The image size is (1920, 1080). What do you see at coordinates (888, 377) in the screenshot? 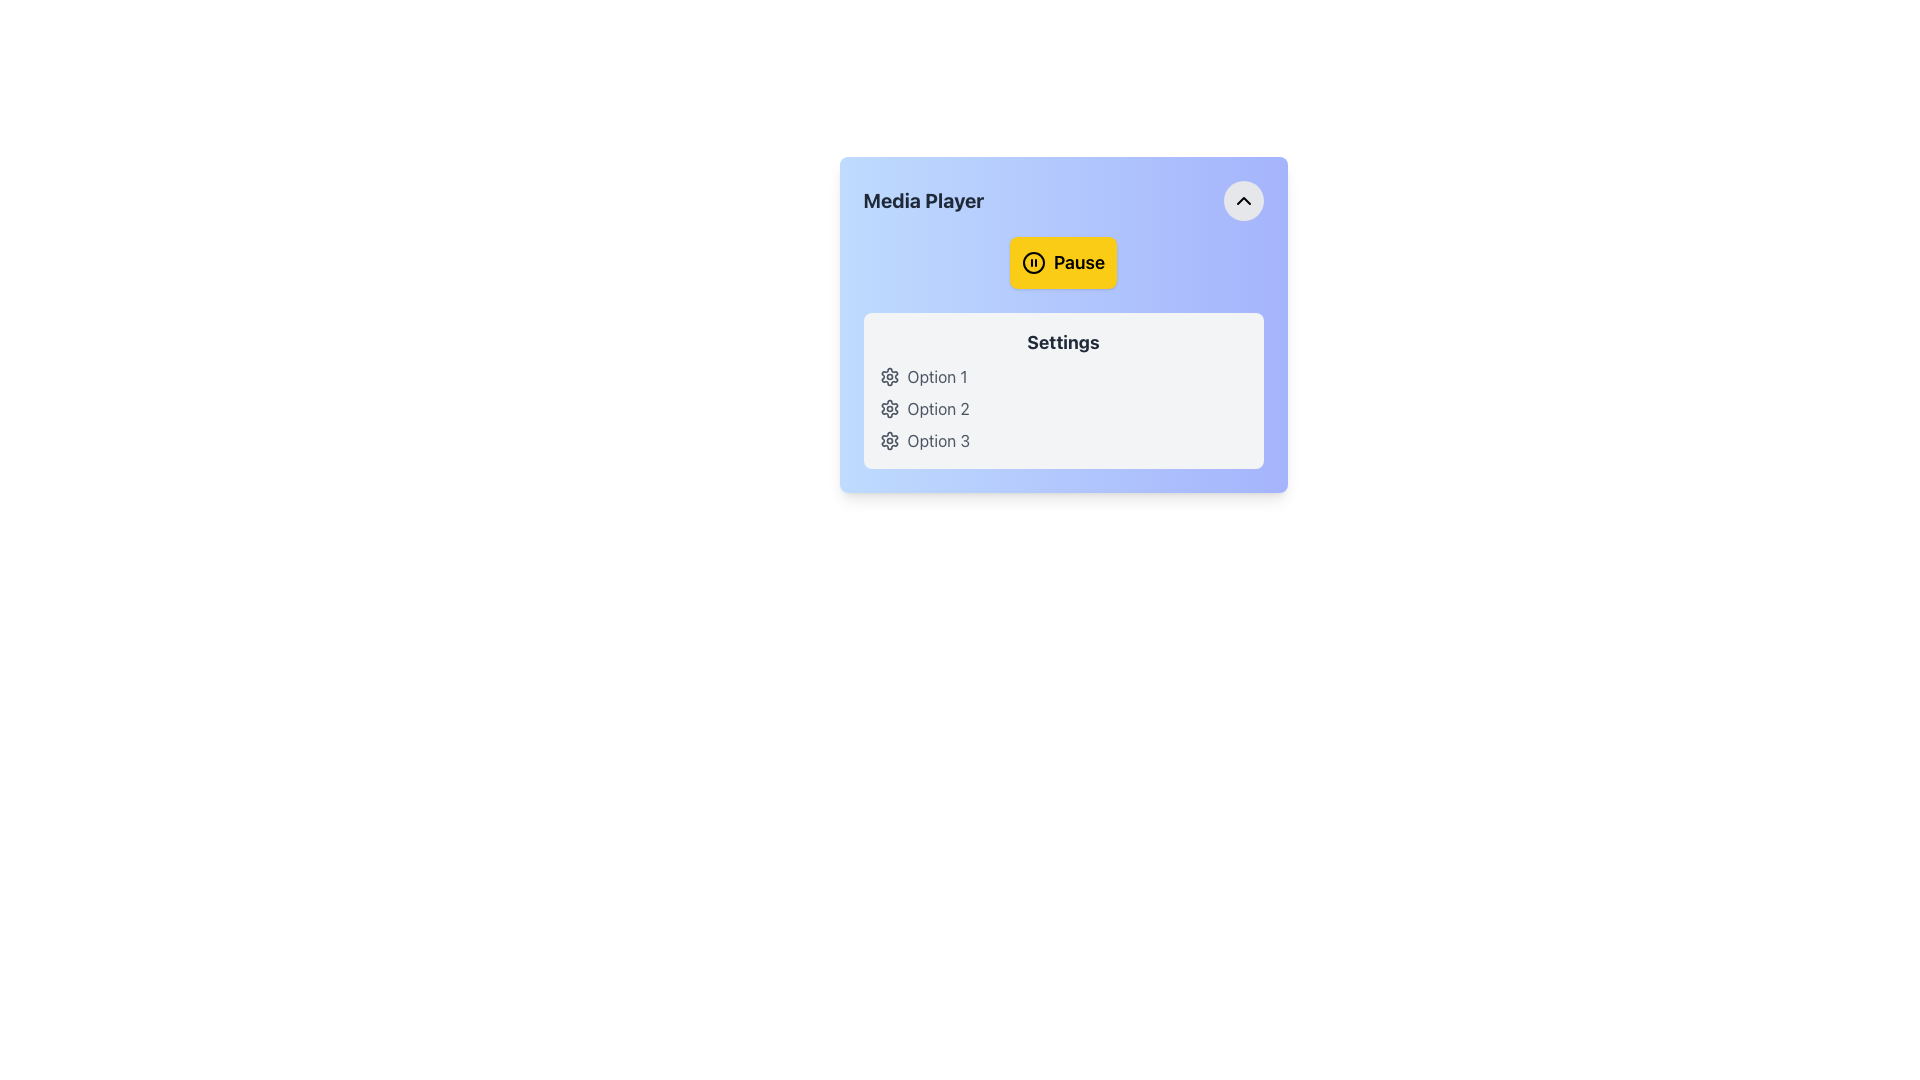
I see `the settings icon located in the top-left corner of the settings list adjacent to 'Option 1'` at bounding box center [888, 377].